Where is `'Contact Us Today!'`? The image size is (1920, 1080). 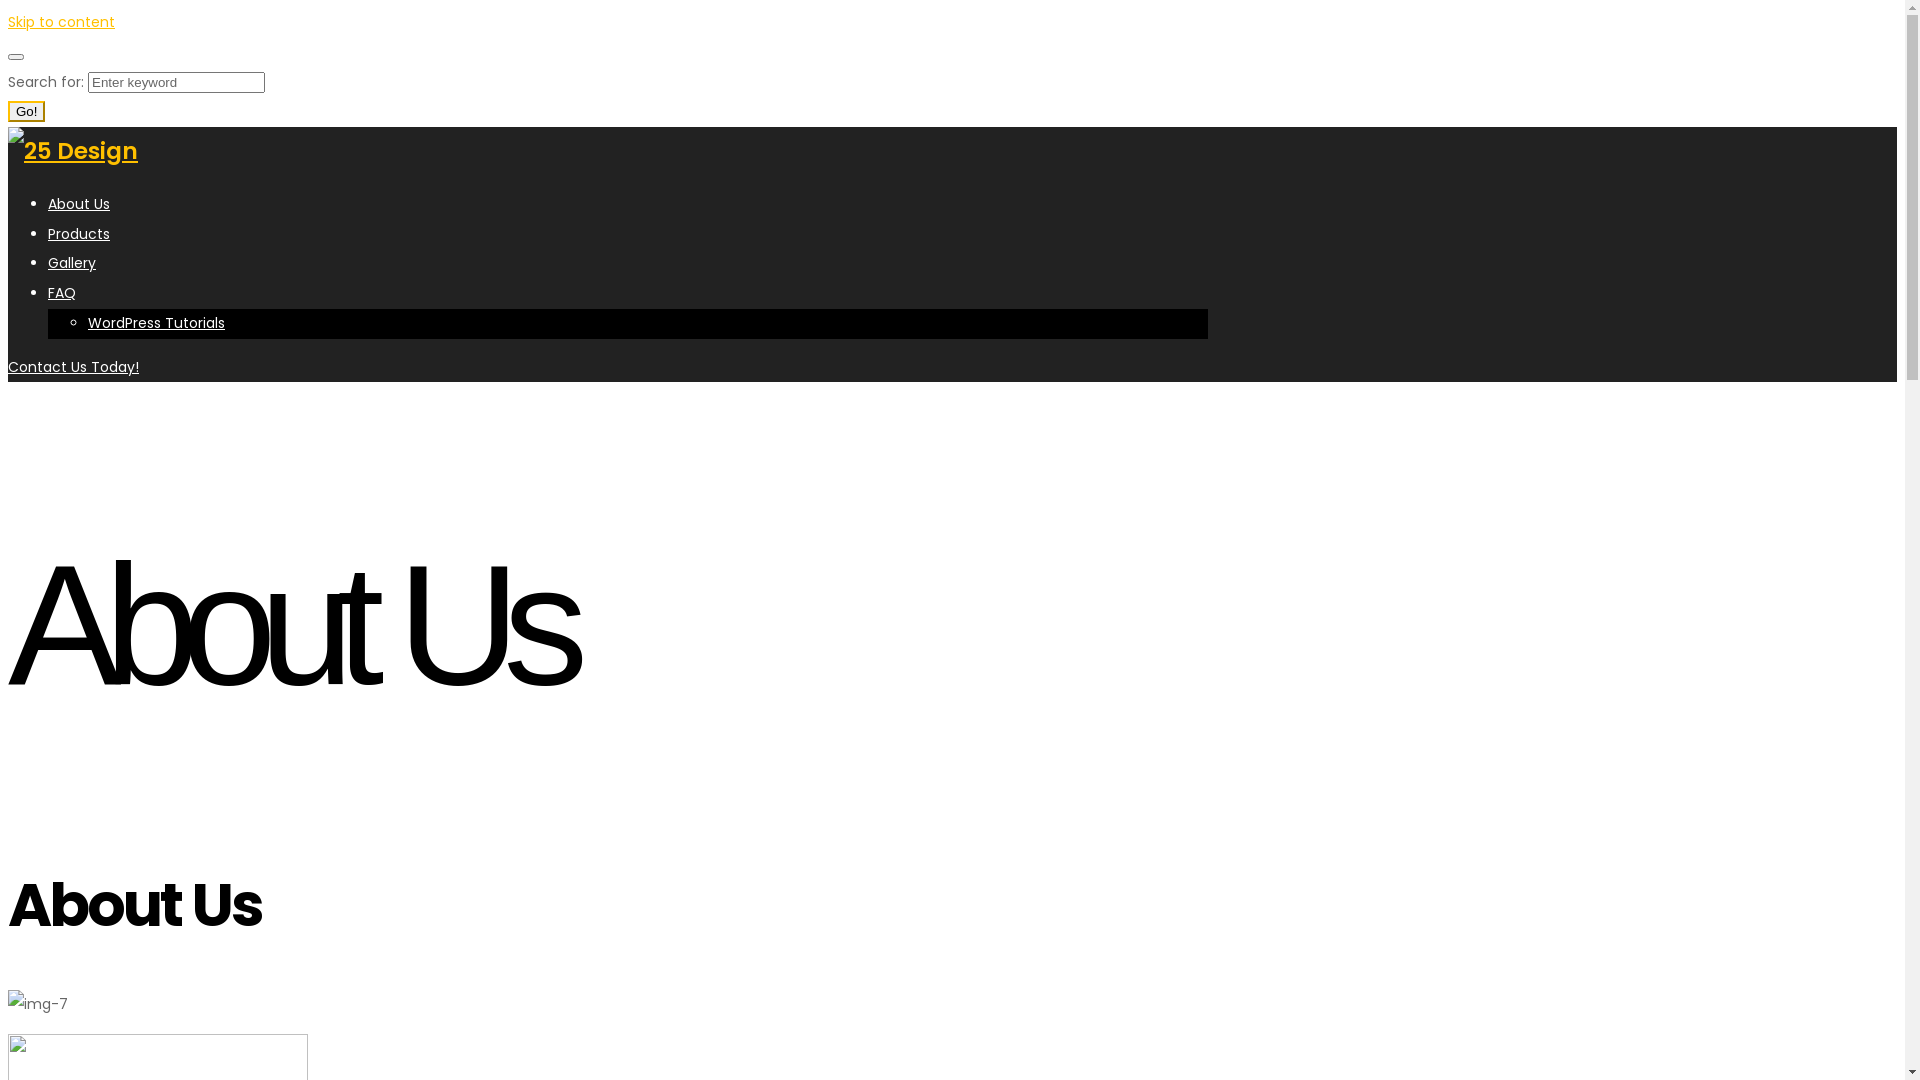
'Contact Us Today!' is located at coordinates (73, 366).